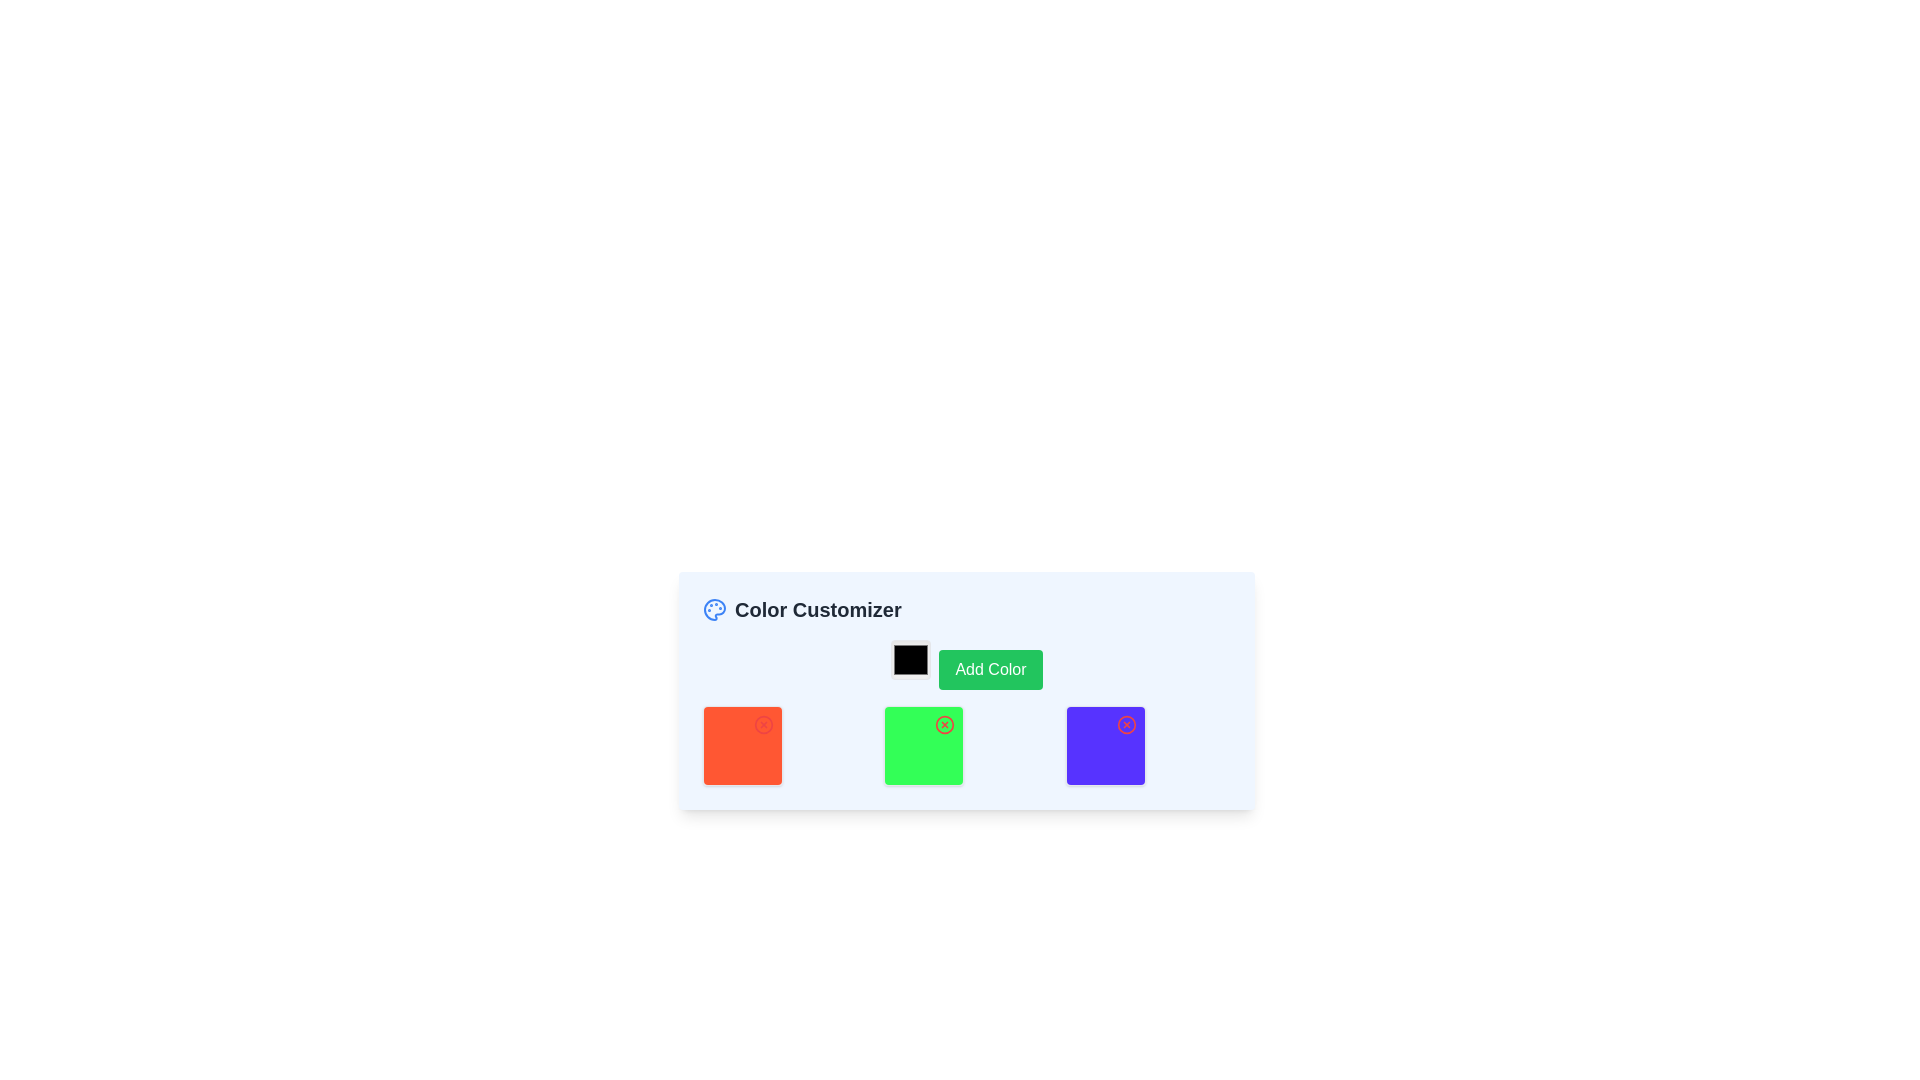 Image resolution: width=1920 pixels, height=1080 pixels. I want to click on the decorative SVG circle element located centrally within the rightmost blue square in the Color Customizer panel, so click(1126, 725).